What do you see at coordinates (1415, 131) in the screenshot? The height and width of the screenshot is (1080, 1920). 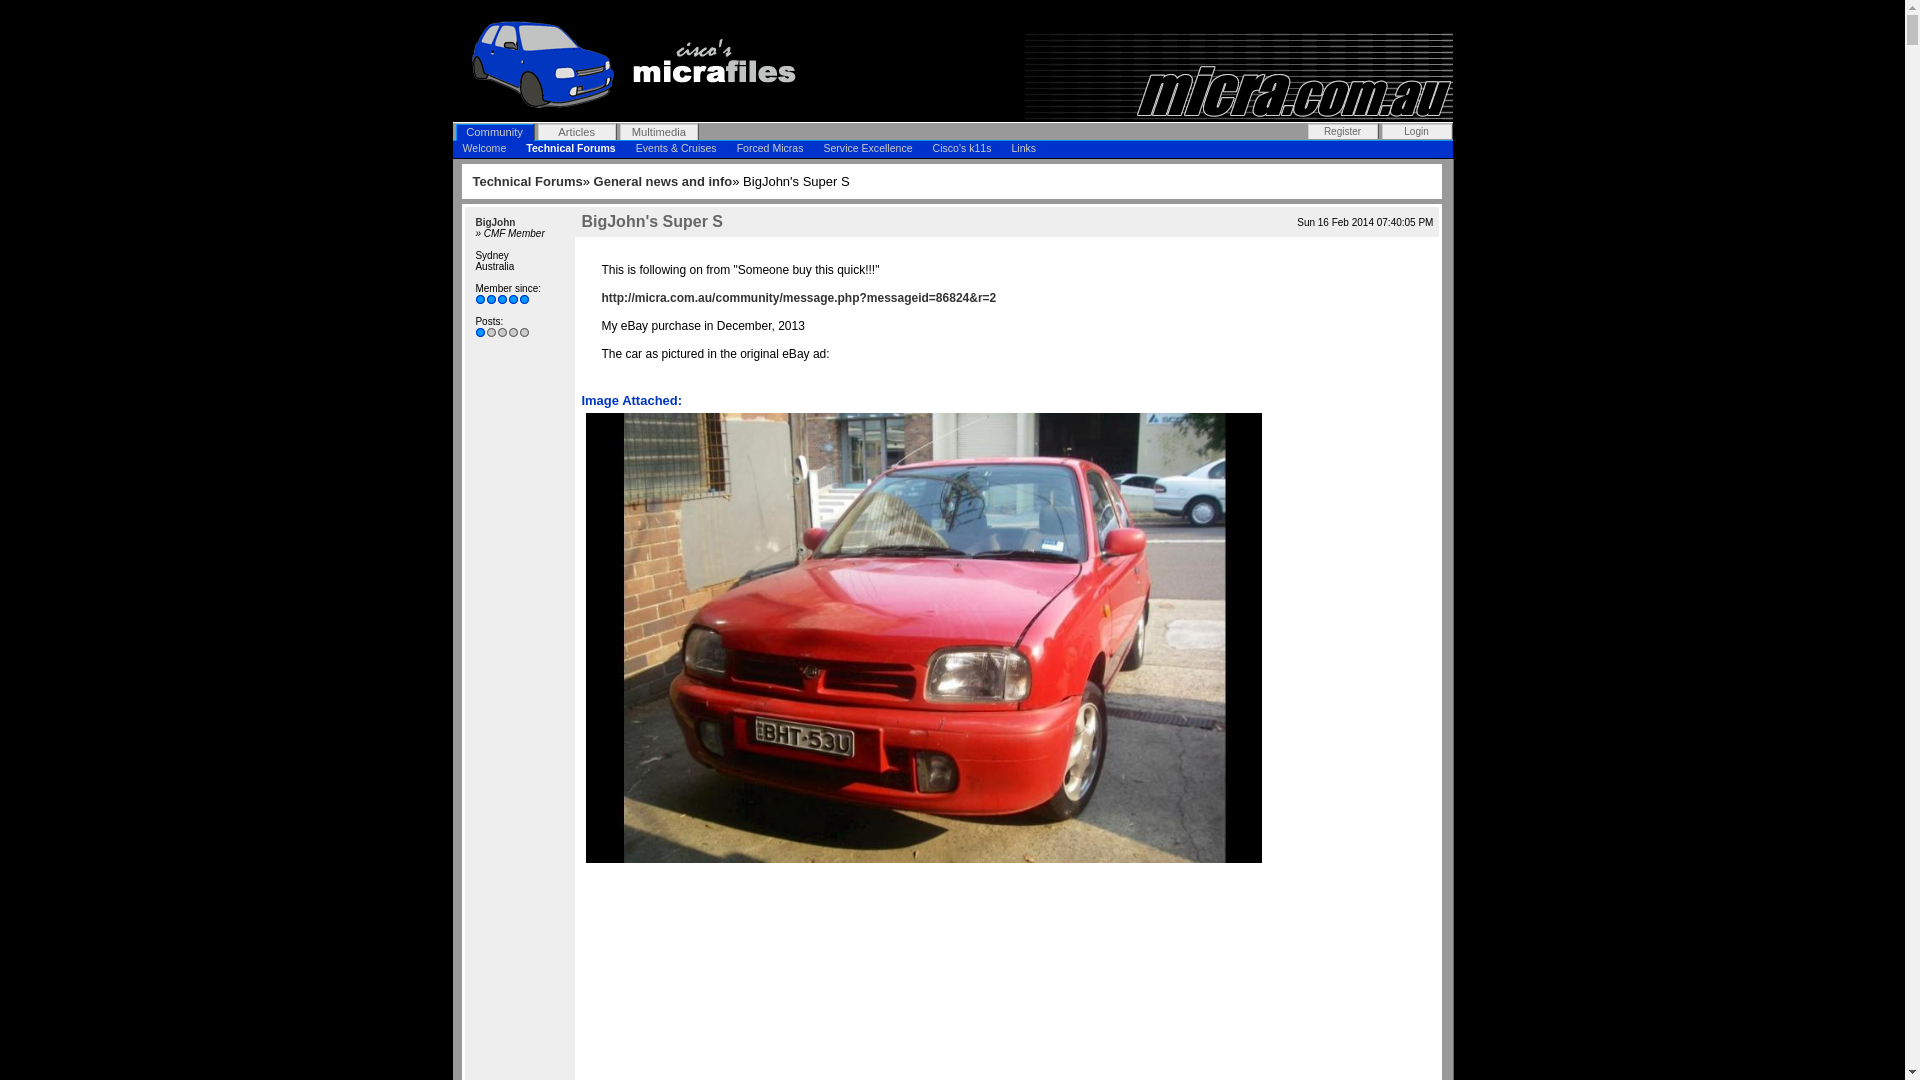 I see `'Login'` at bounding box center [1415, 131].